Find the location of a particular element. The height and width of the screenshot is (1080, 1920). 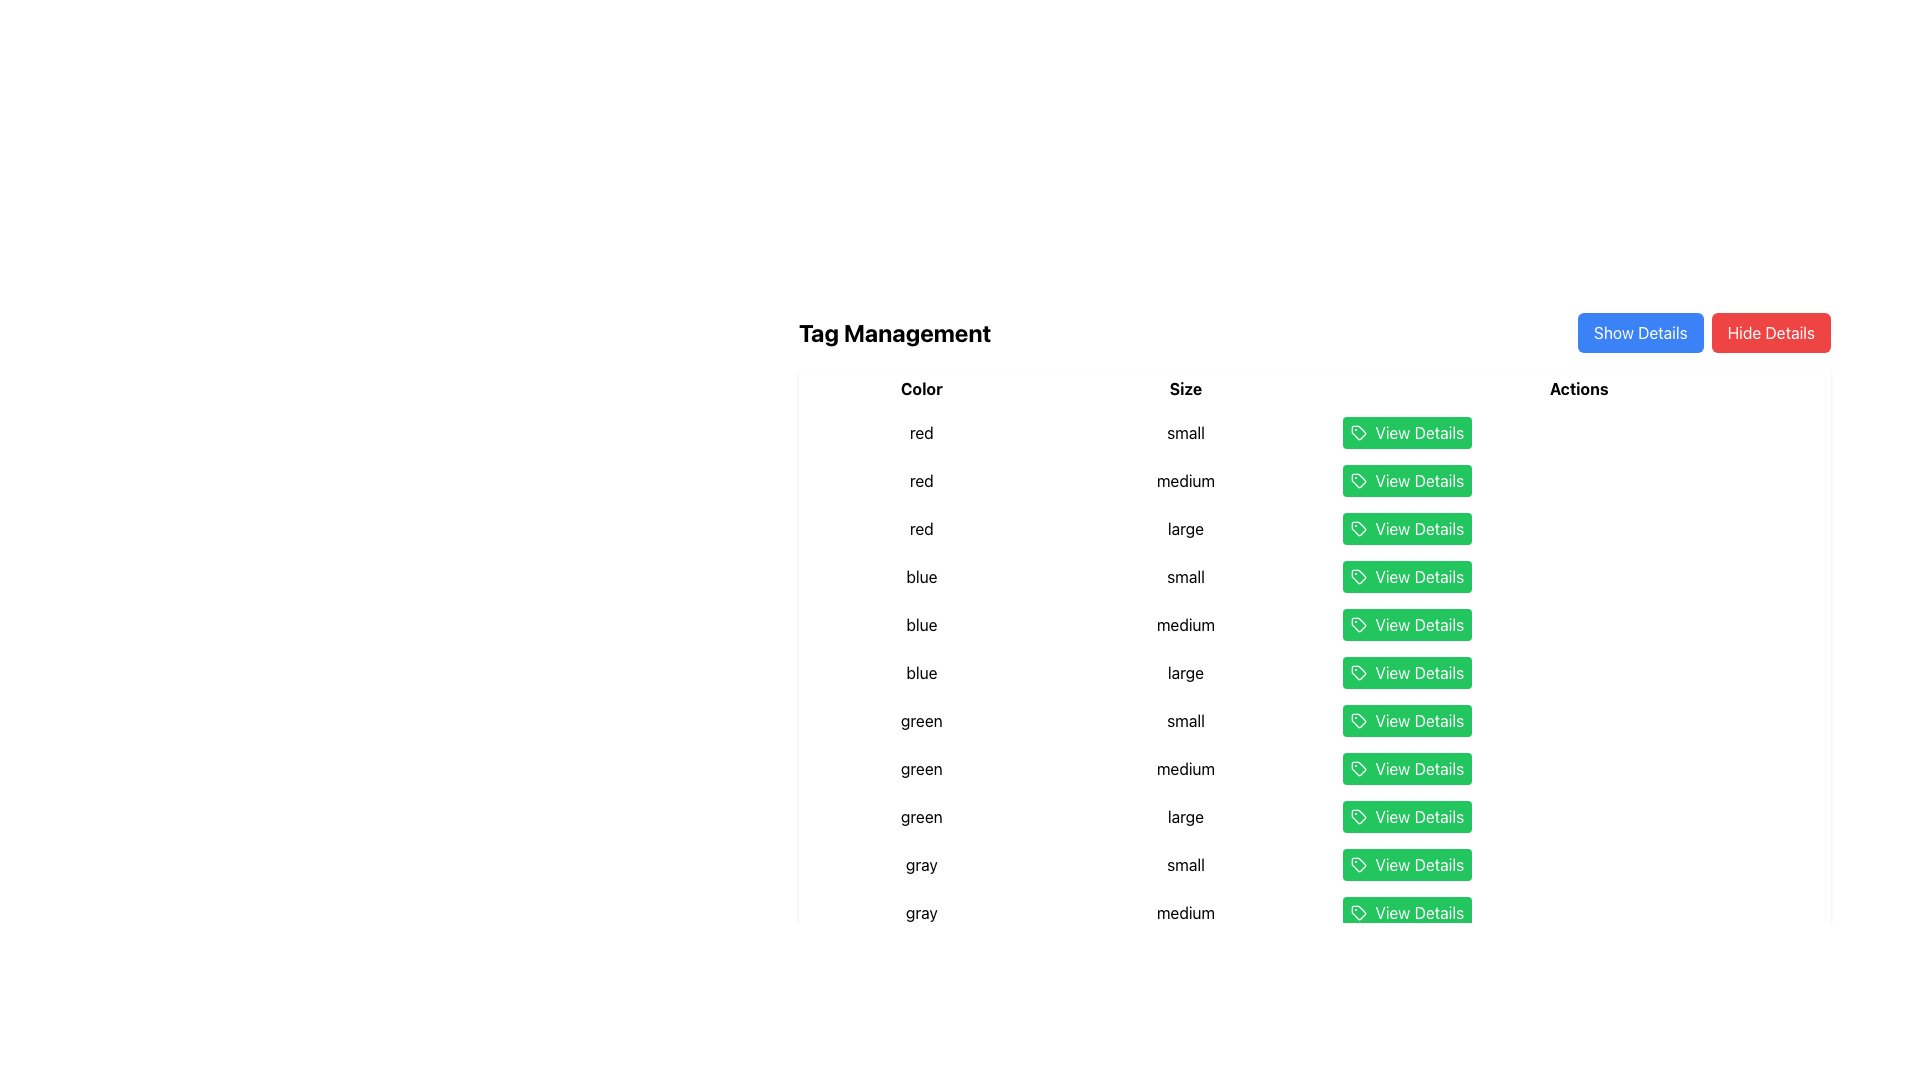

the 'Show Details' button, which has a blue background and white text is located at coordinates (1640, 331).